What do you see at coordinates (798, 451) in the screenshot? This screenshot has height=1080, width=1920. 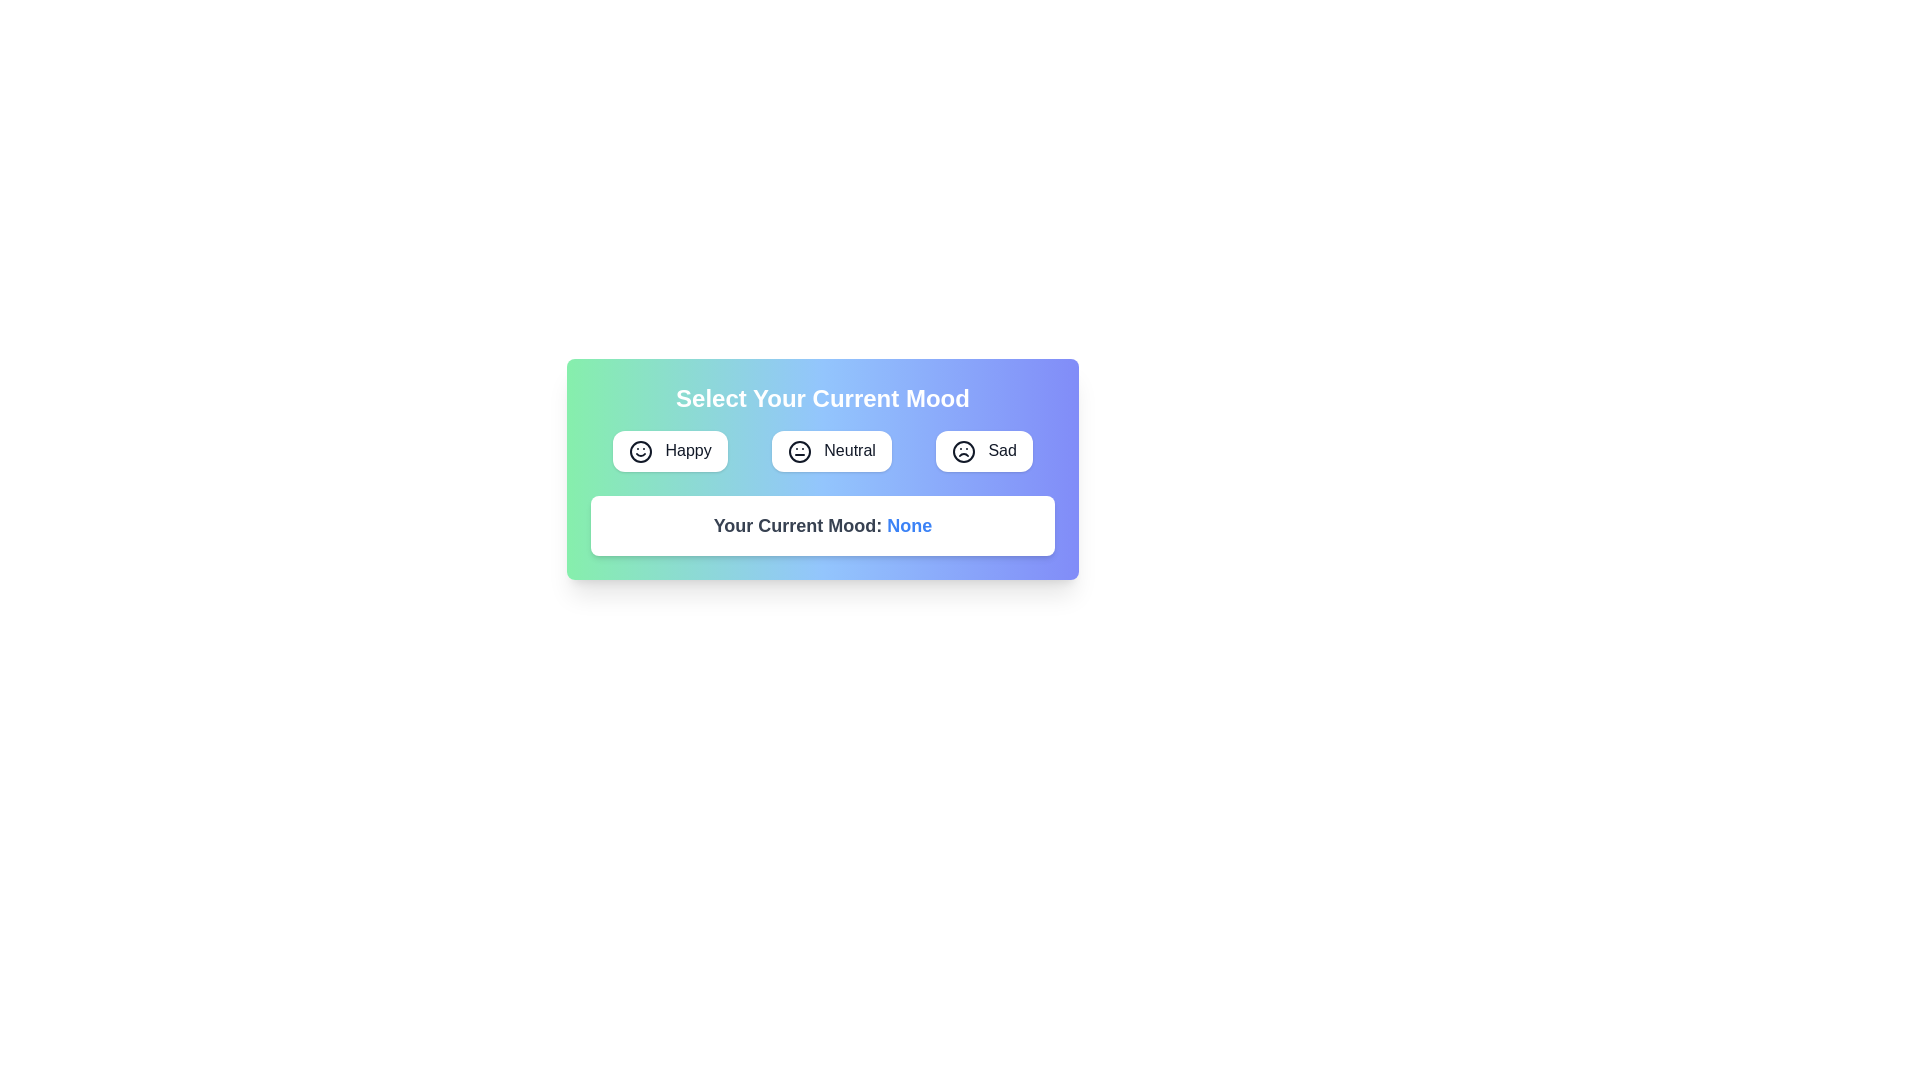 I see `the circular graphic icon that is part of the 'Neutral' button in the mood selection interface` at bounding box center [798, 451].